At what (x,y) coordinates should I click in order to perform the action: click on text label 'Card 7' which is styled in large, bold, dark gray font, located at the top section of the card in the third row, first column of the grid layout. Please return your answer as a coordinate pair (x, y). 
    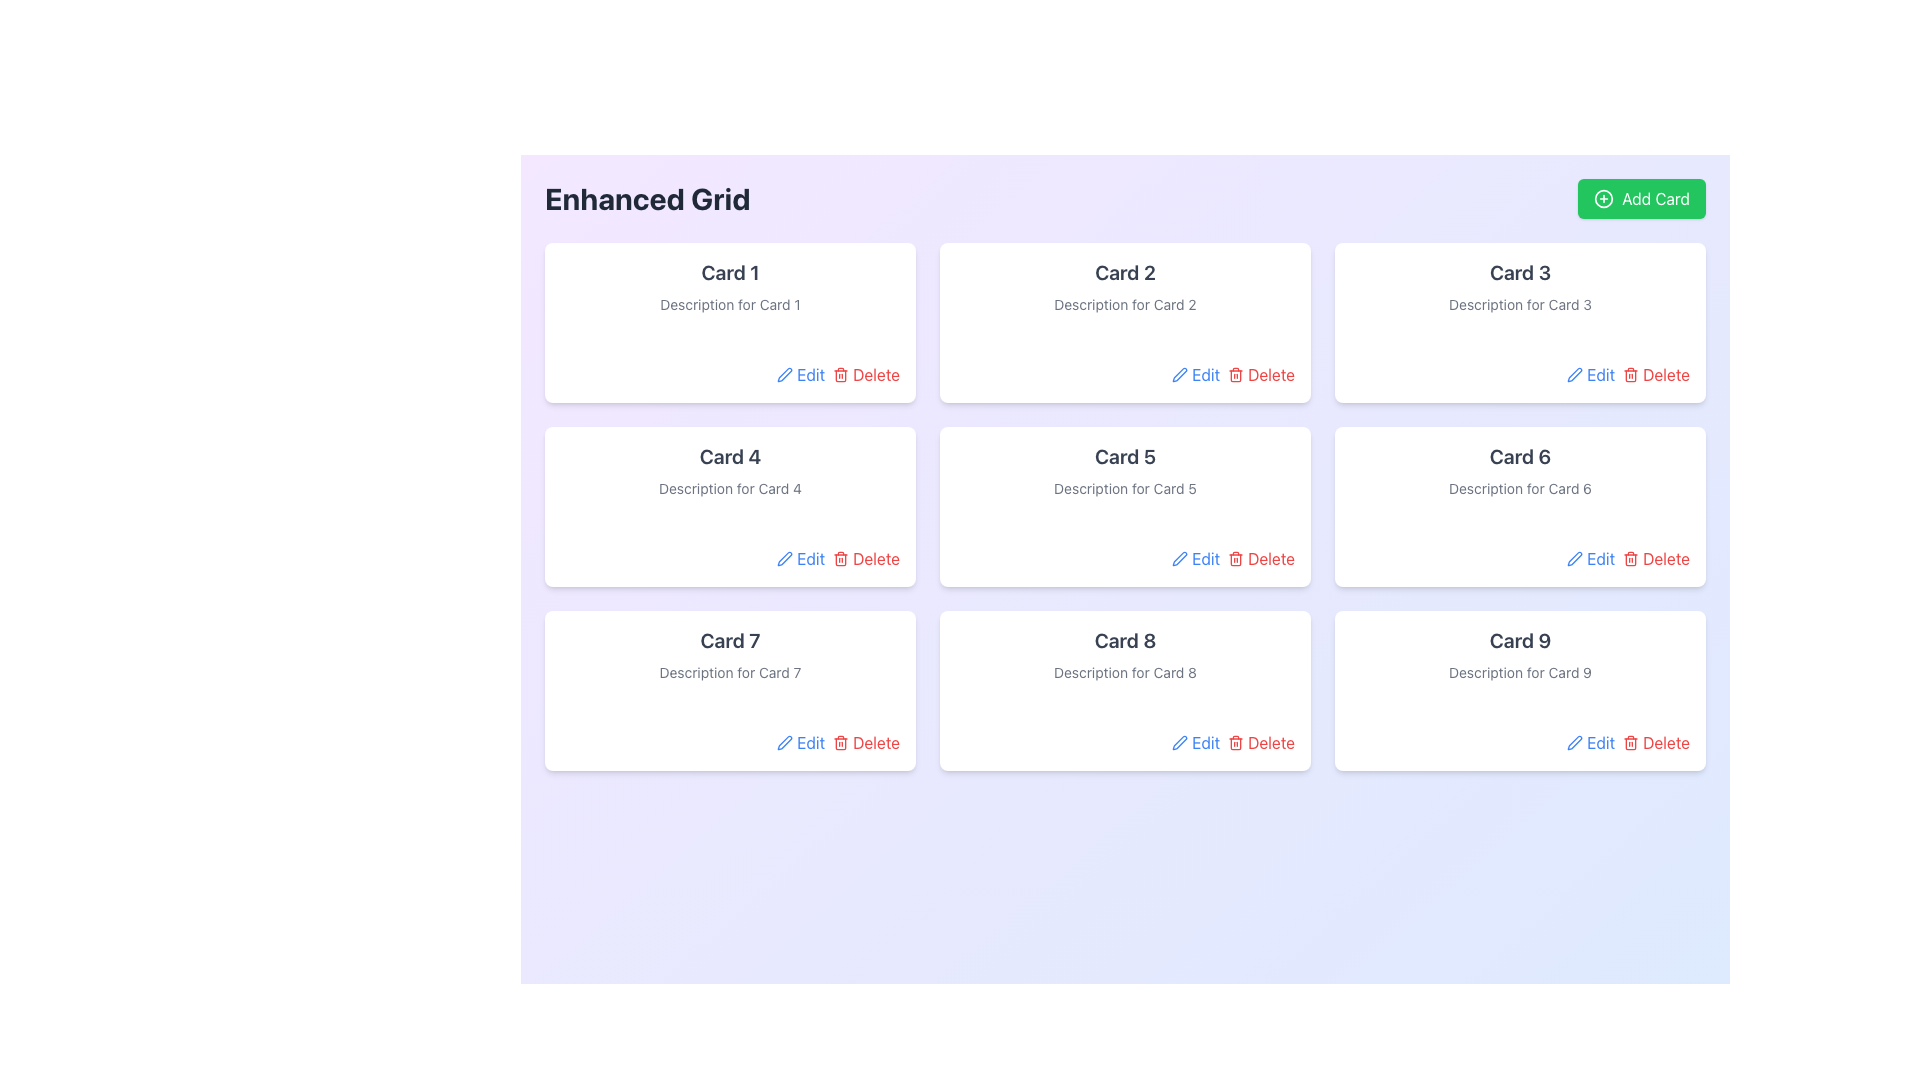
    Looking at the image, I should click on (729, 640).